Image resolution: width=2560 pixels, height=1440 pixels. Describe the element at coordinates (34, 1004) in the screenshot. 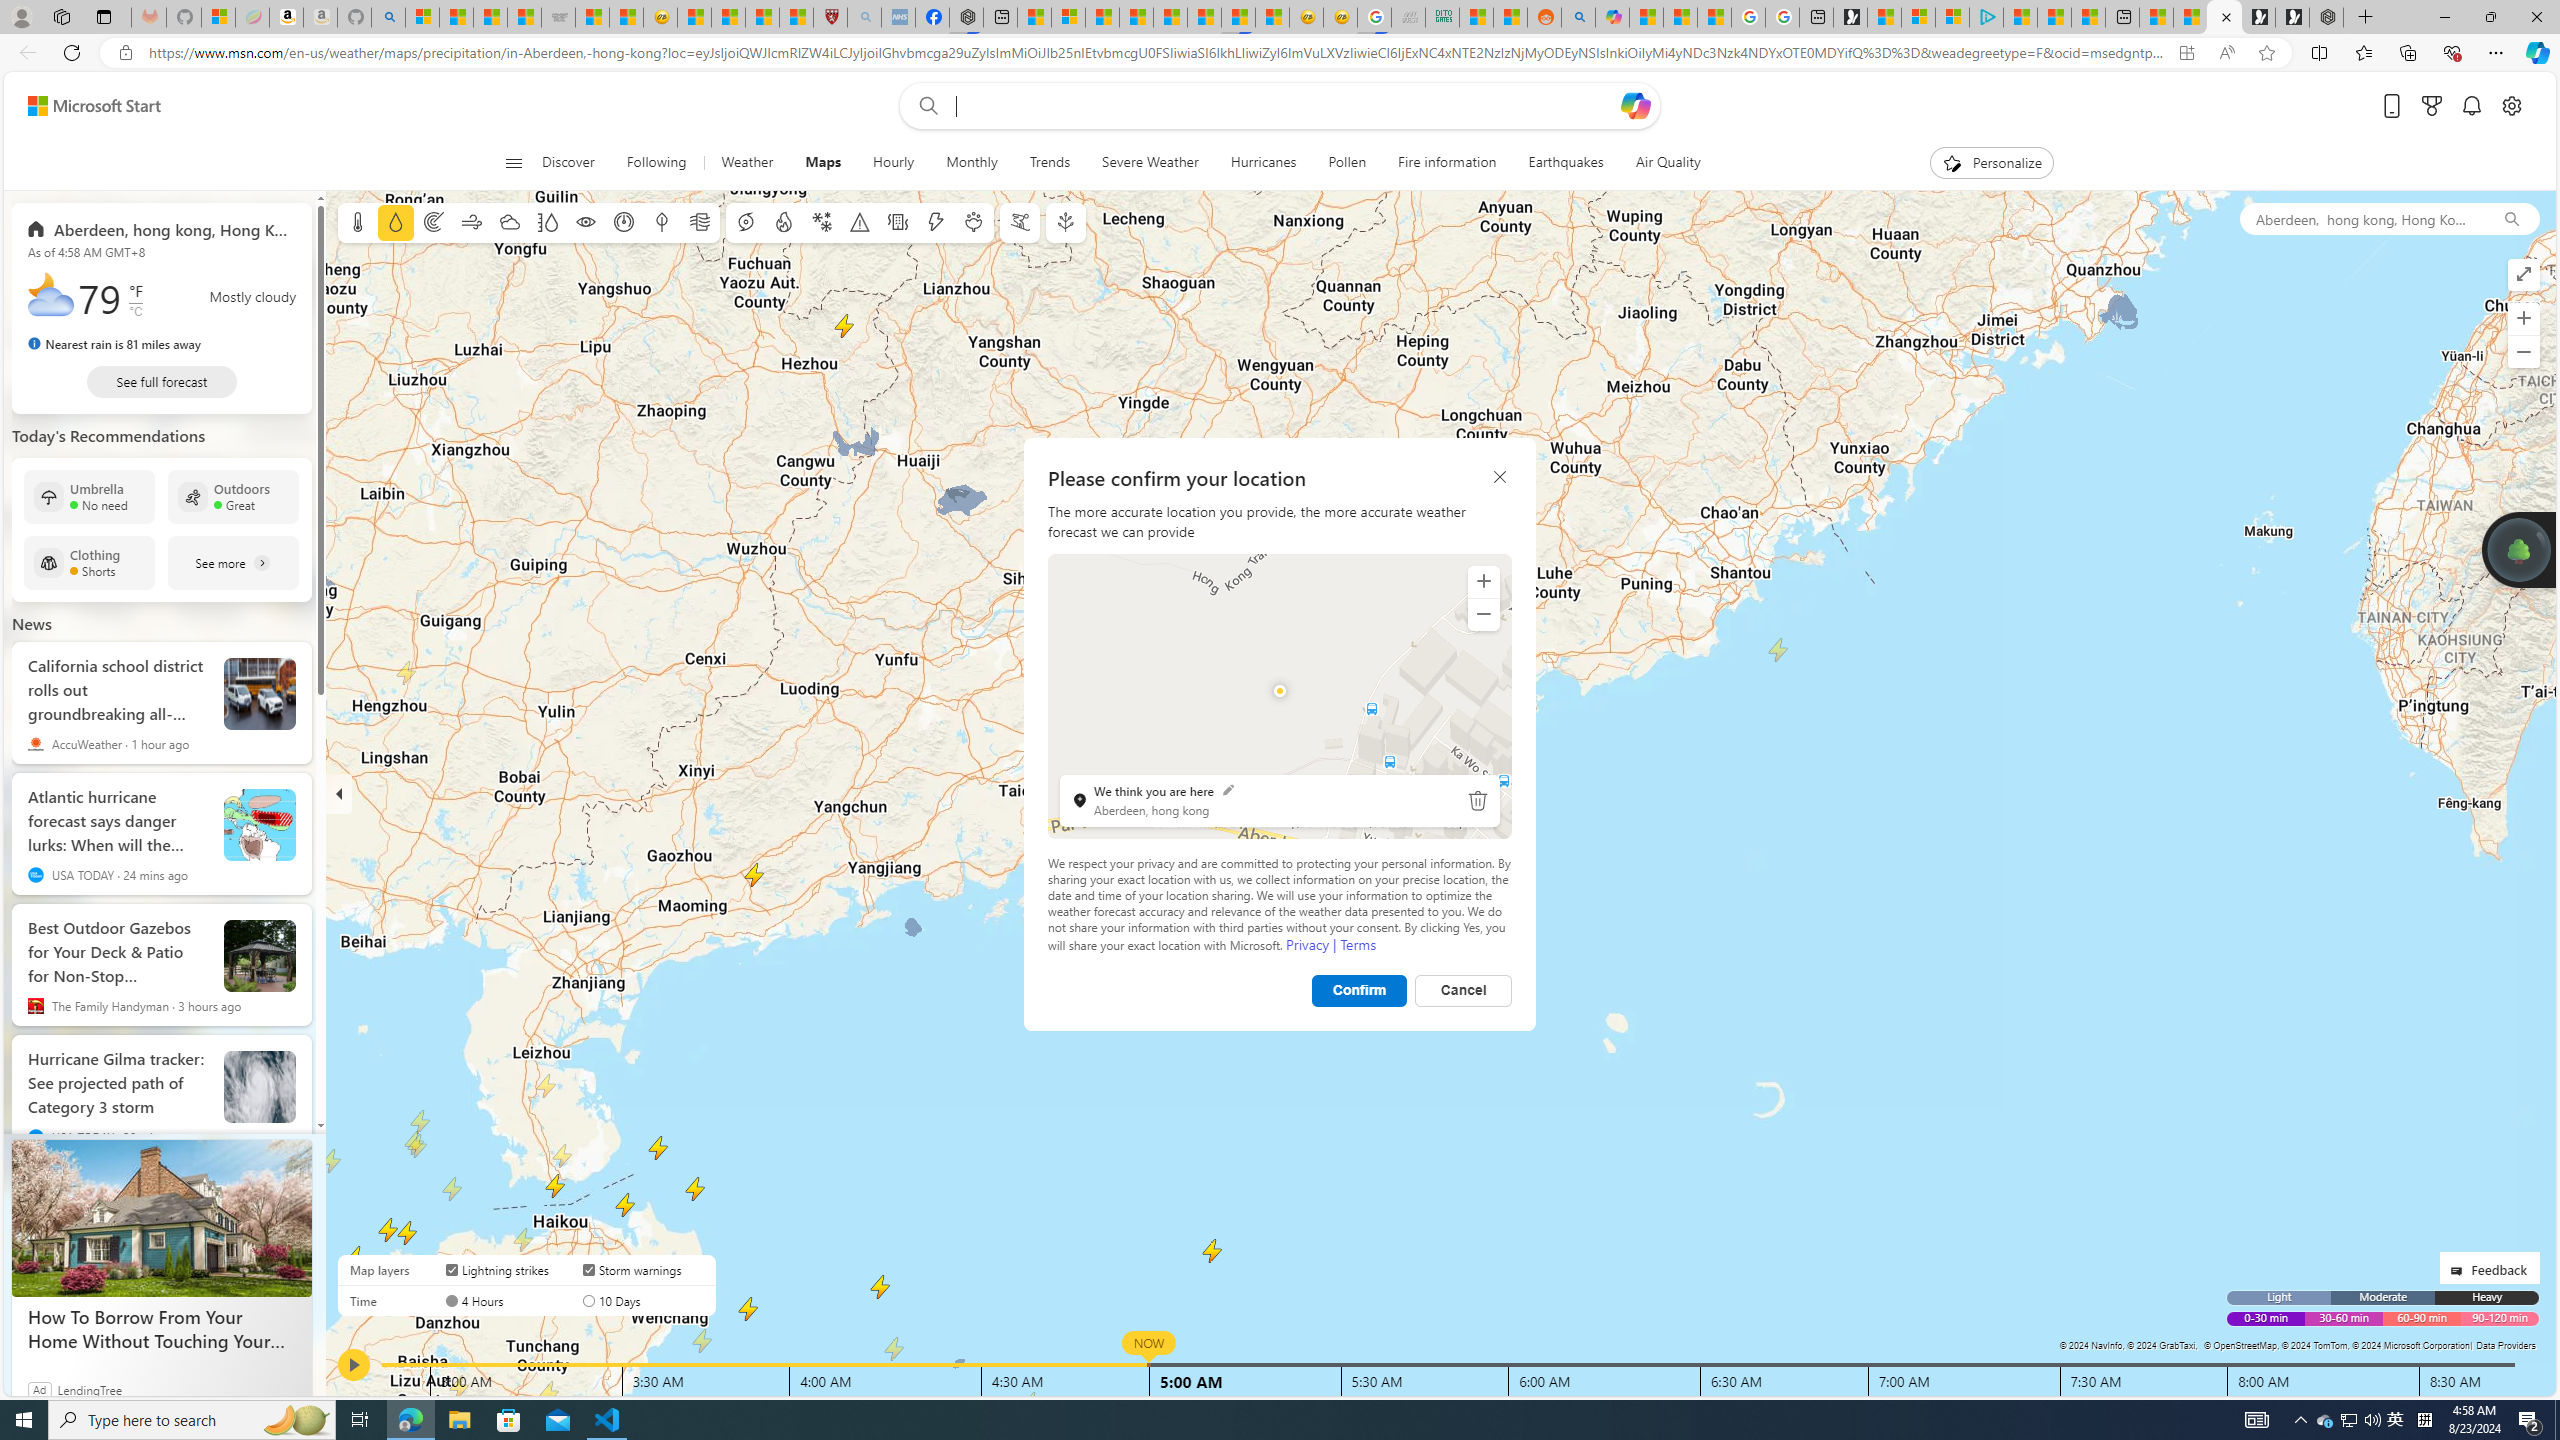

I see `'The Family Handyman'` at that location.